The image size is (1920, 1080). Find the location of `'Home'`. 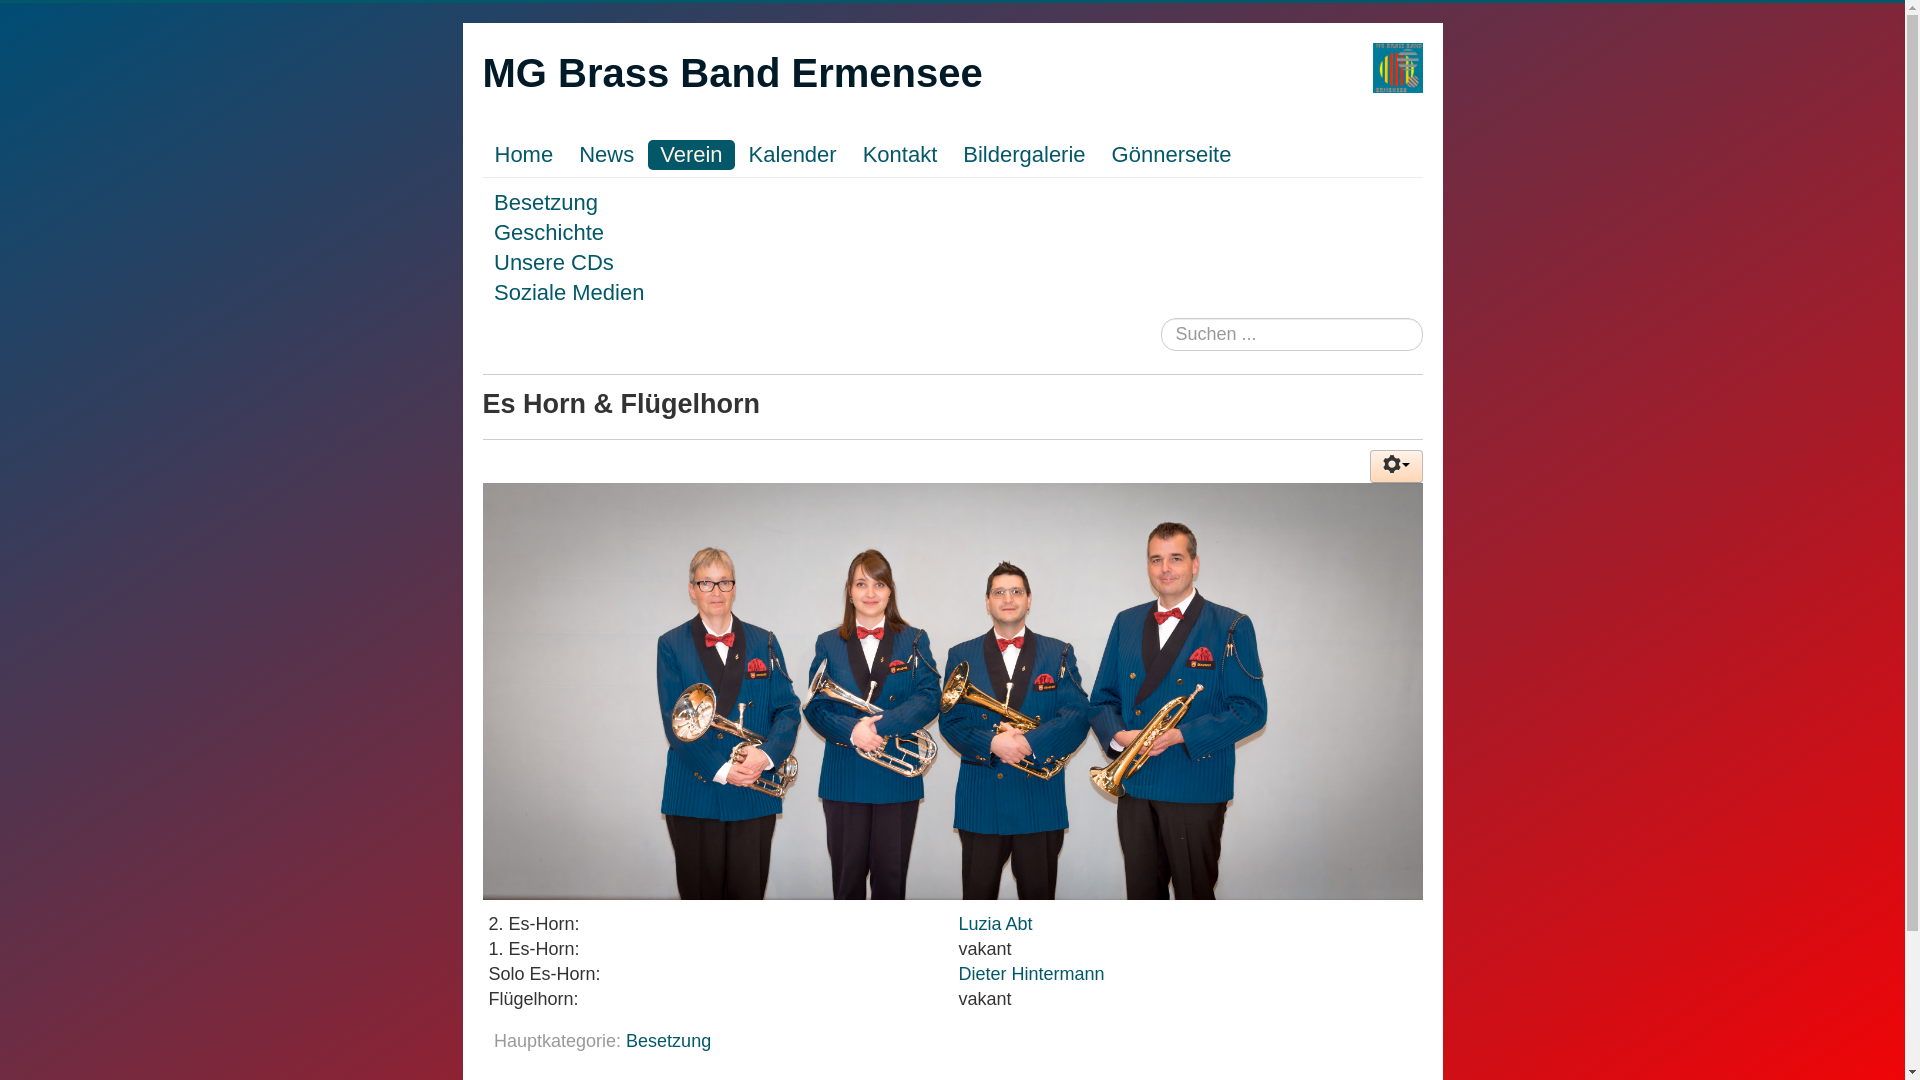

'Home' is located at coordinates (523, 153).